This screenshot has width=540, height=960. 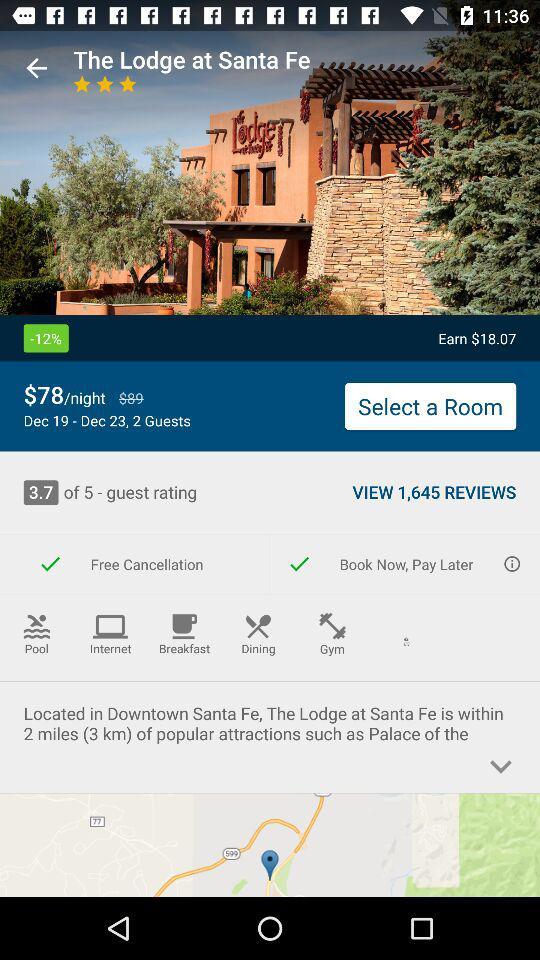 I want to click on the item to the left of the the lodge at, so click(x=36, y=68).